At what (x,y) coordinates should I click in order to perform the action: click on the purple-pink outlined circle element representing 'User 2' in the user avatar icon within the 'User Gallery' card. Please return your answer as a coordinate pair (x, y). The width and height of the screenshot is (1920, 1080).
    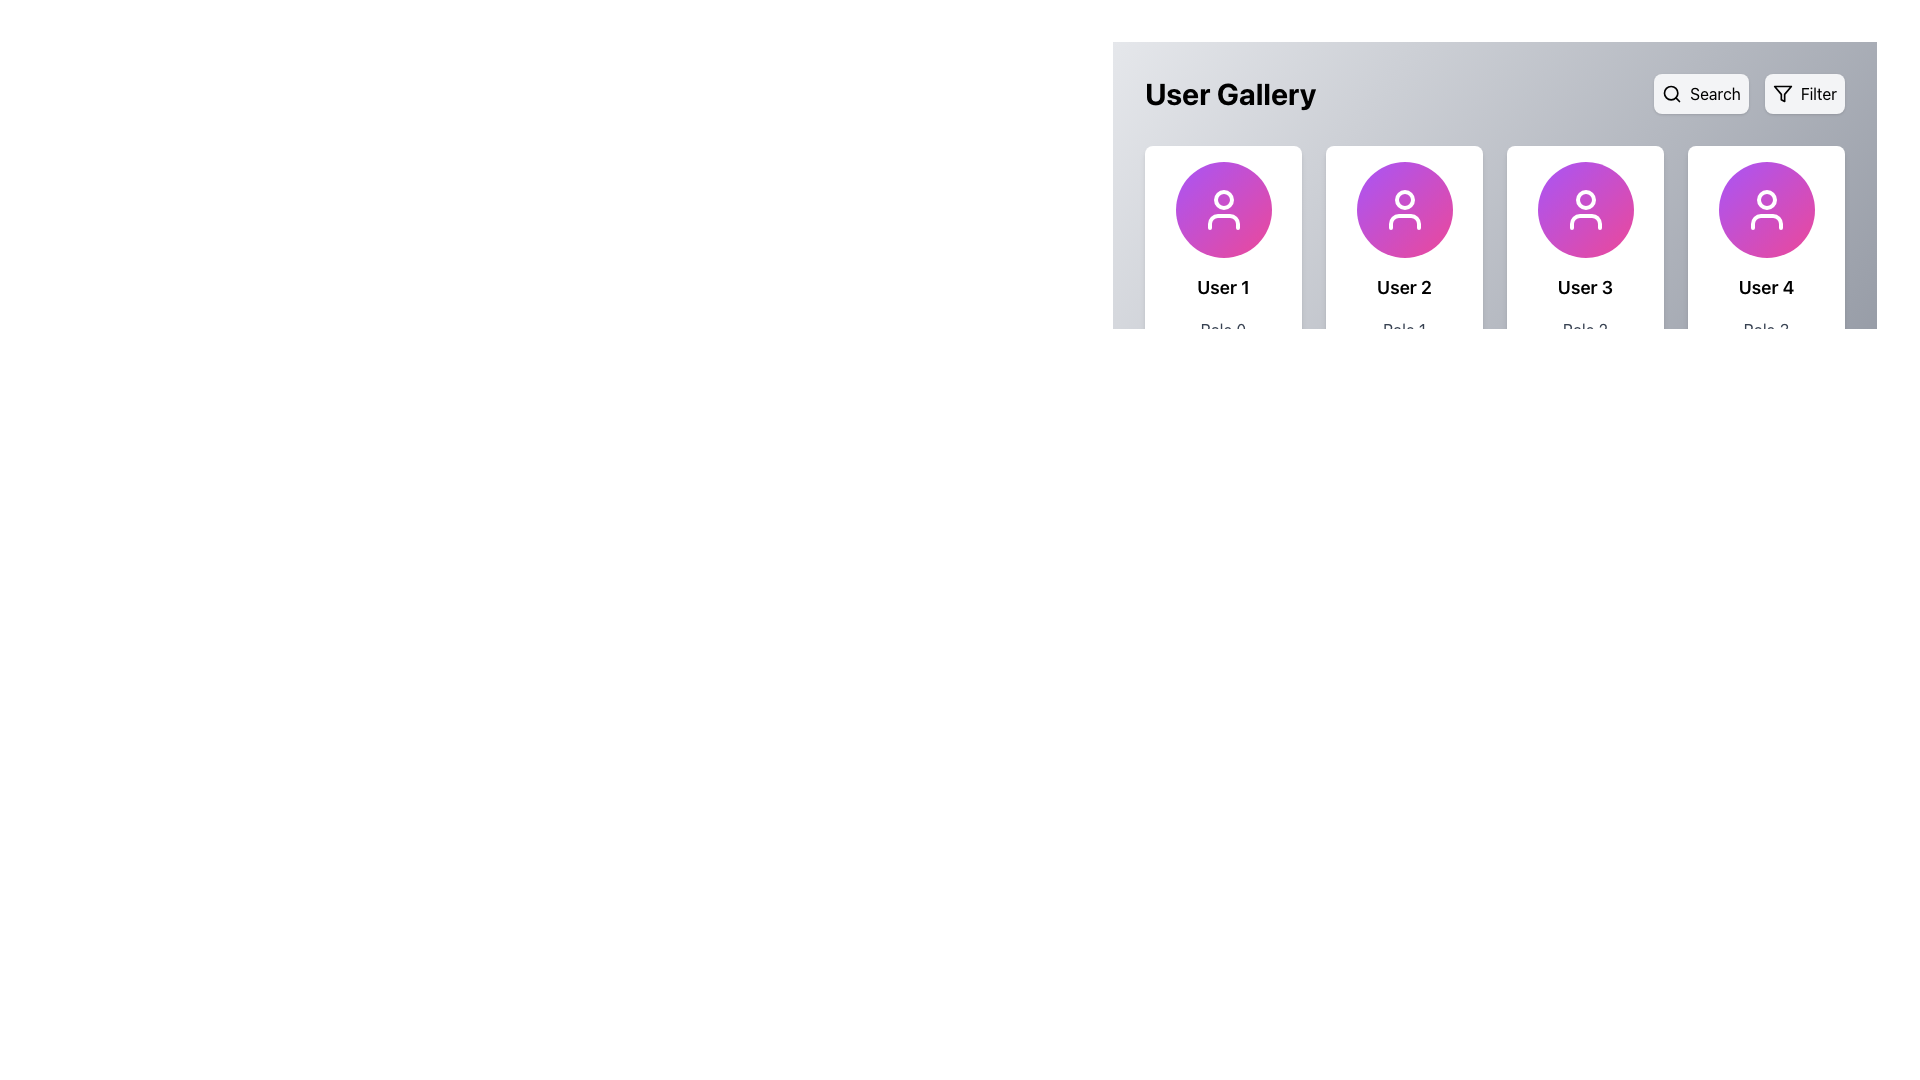
    Looking at the image, I should click on (1403, 200).